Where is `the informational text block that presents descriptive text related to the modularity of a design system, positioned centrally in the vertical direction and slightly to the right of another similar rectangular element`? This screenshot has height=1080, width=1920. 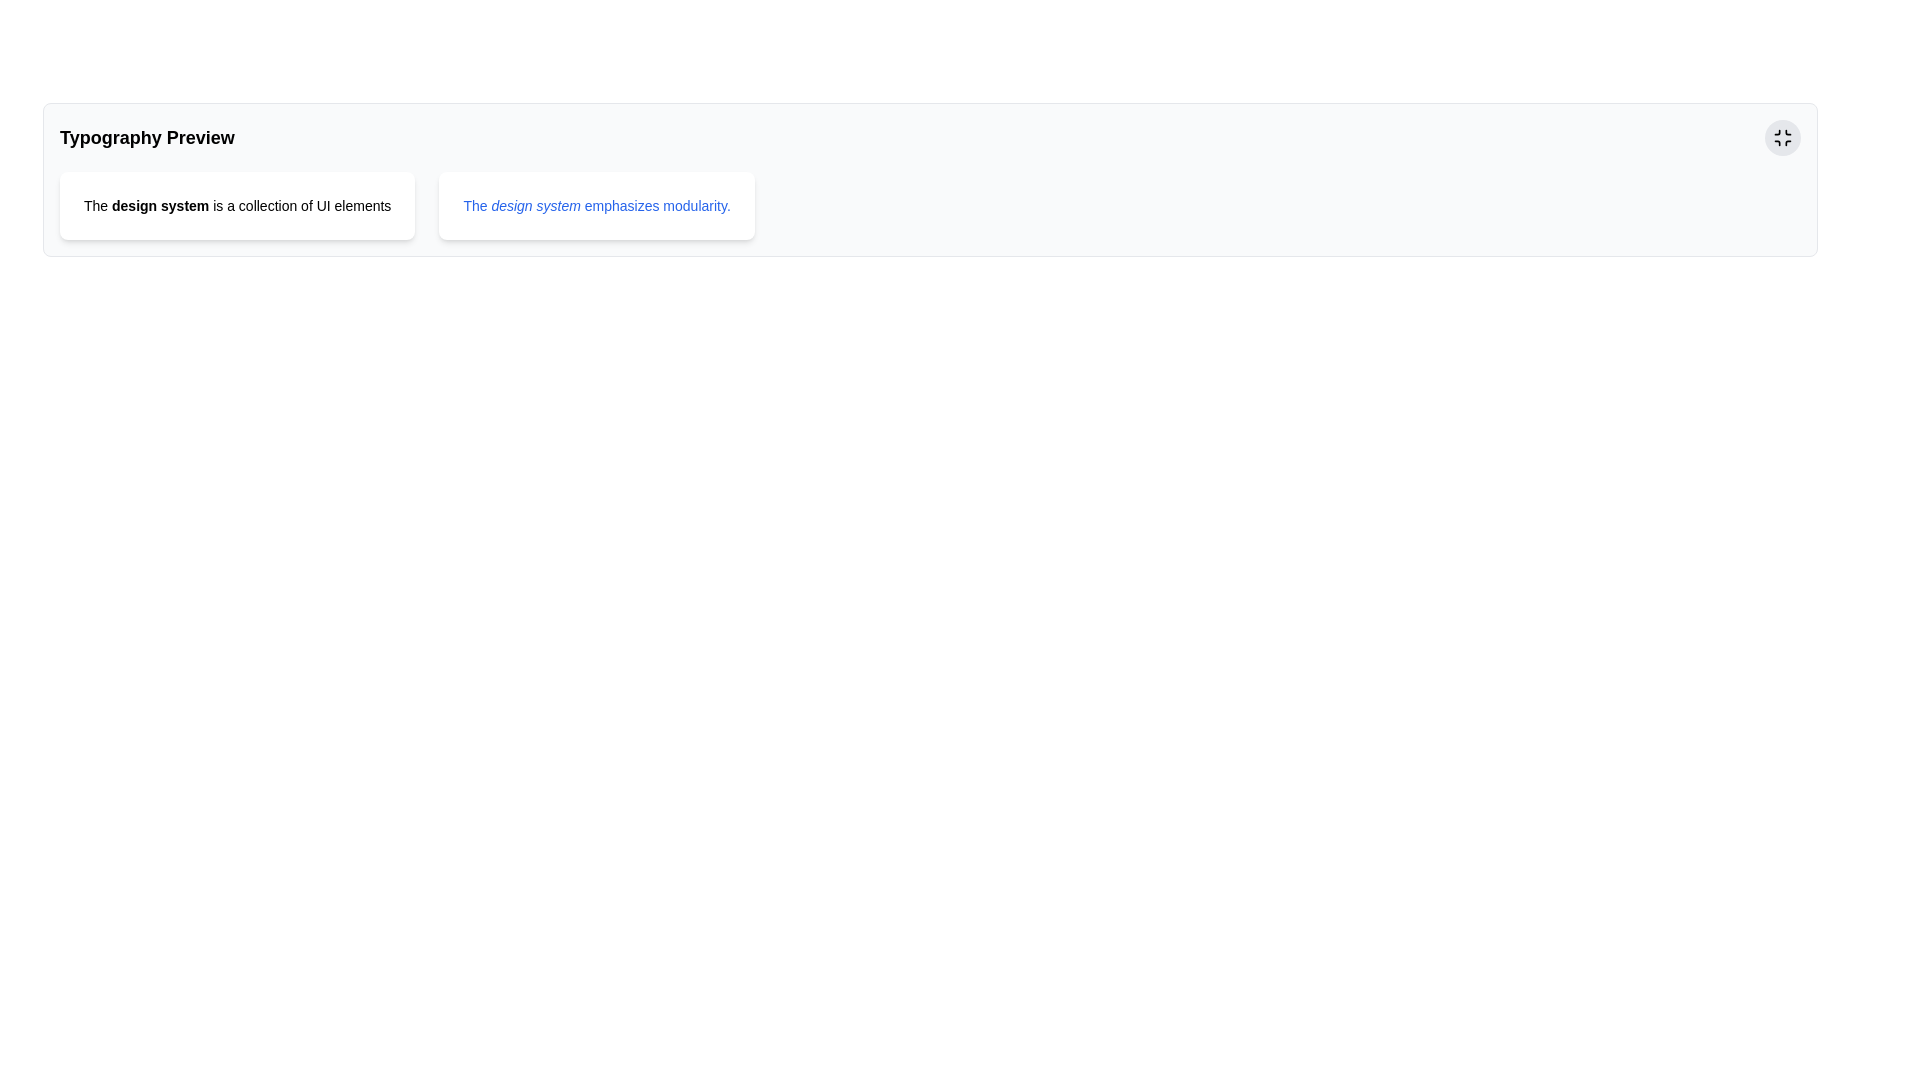 the informational text block that presents descriptive text related to the modularity of a design system, positioned centrally in the vertical direction and slightly to the right of another similar rectangular element is located at coordinates (596, 205).